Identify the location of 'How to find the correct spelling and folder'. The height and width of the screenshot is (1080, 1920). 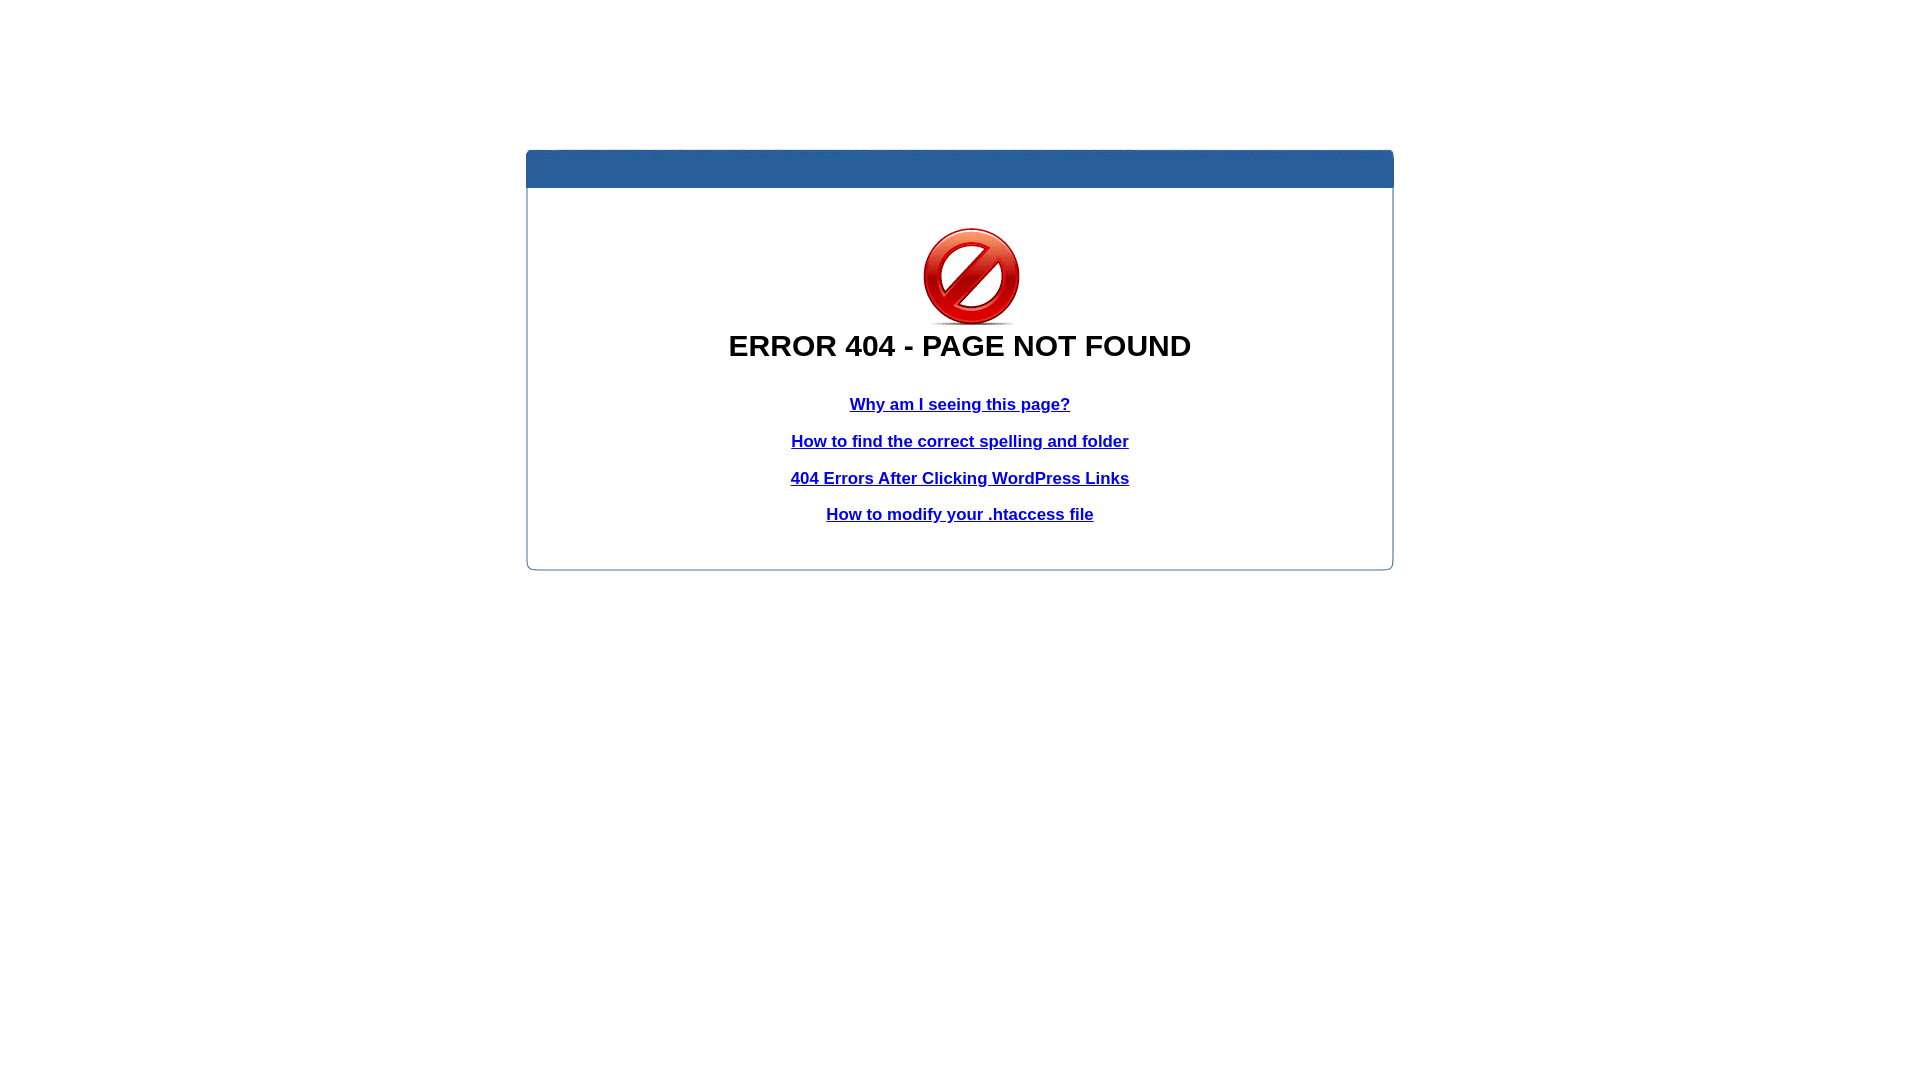
(960, 440).